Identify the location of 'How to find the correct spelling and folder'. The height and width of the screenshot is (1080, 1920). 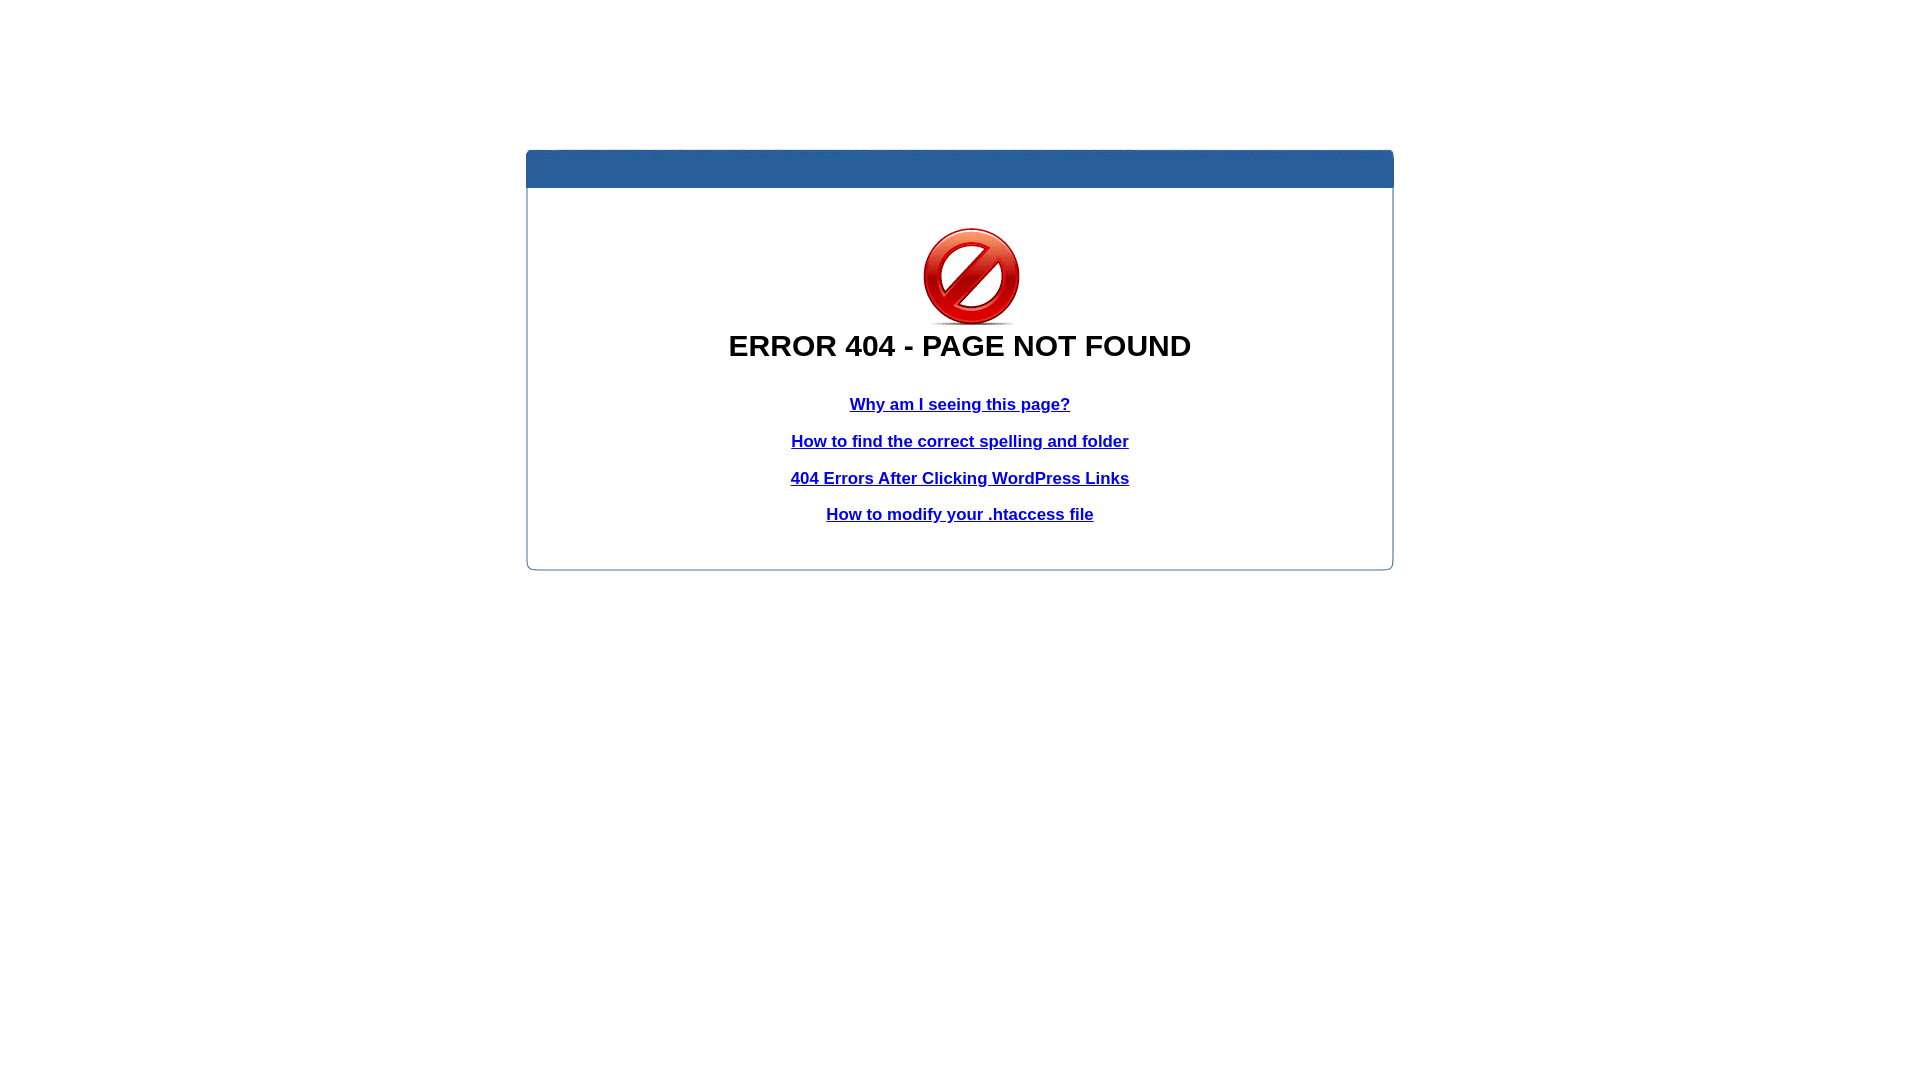
(960, 440).